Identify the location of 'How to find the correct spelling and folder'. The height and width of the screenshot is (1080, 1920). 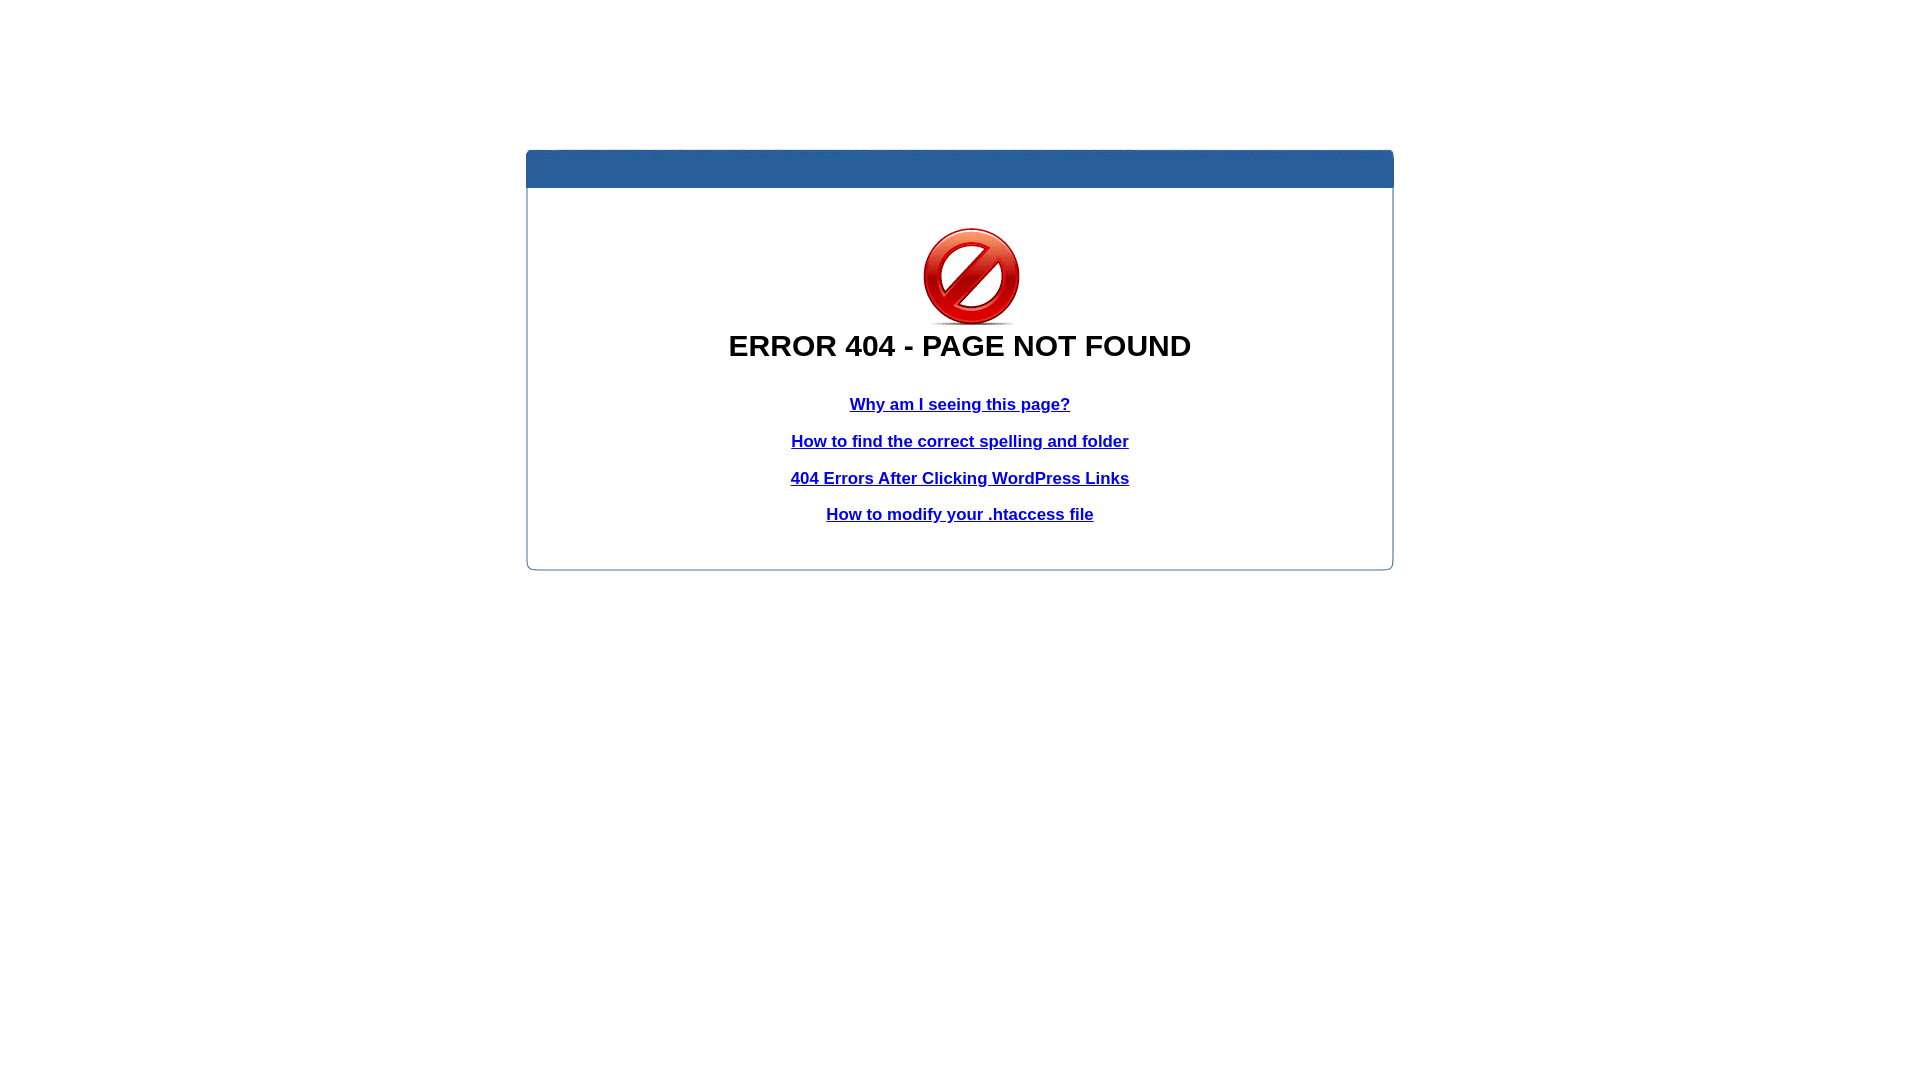
(960, 440).